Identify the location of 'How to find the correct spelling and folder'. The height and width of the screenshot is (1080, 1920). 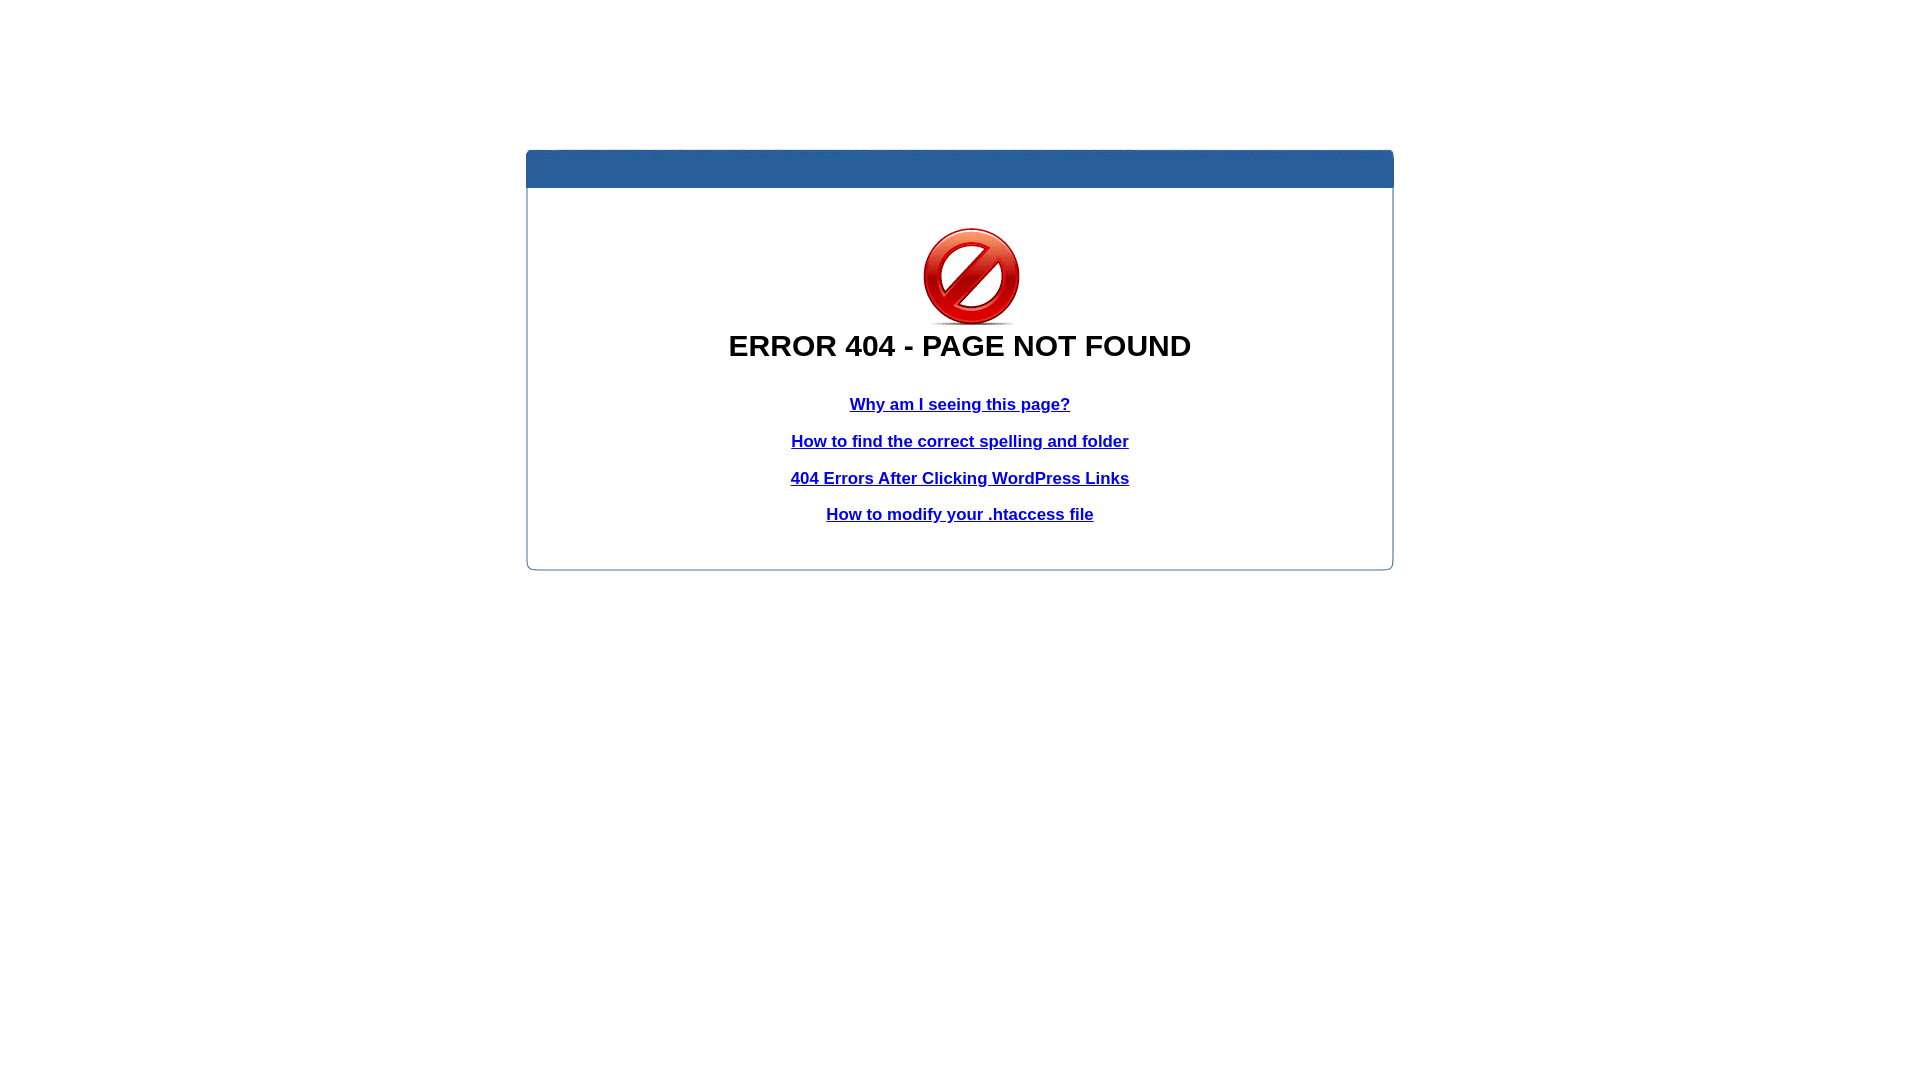
(960, 440).